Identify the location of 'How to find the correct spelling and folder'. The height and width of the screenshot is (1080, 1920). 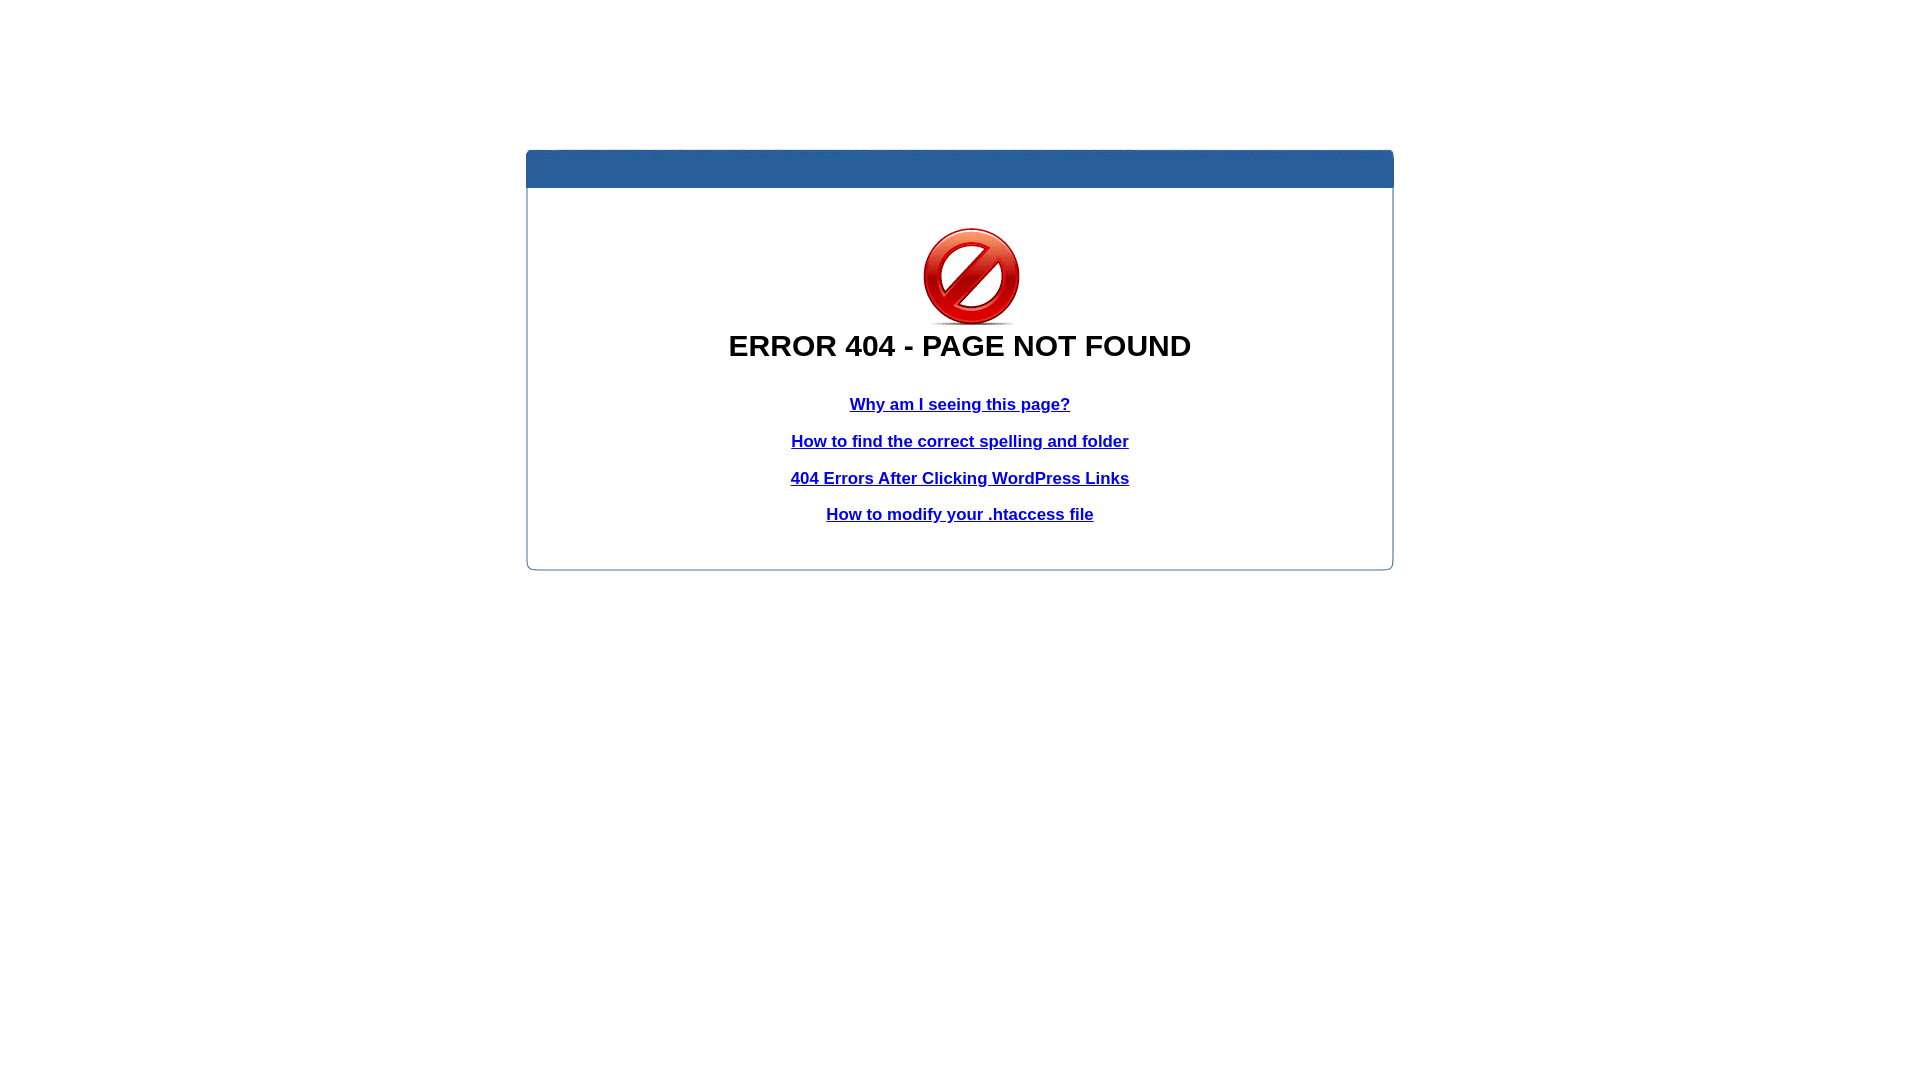
(960, 440).